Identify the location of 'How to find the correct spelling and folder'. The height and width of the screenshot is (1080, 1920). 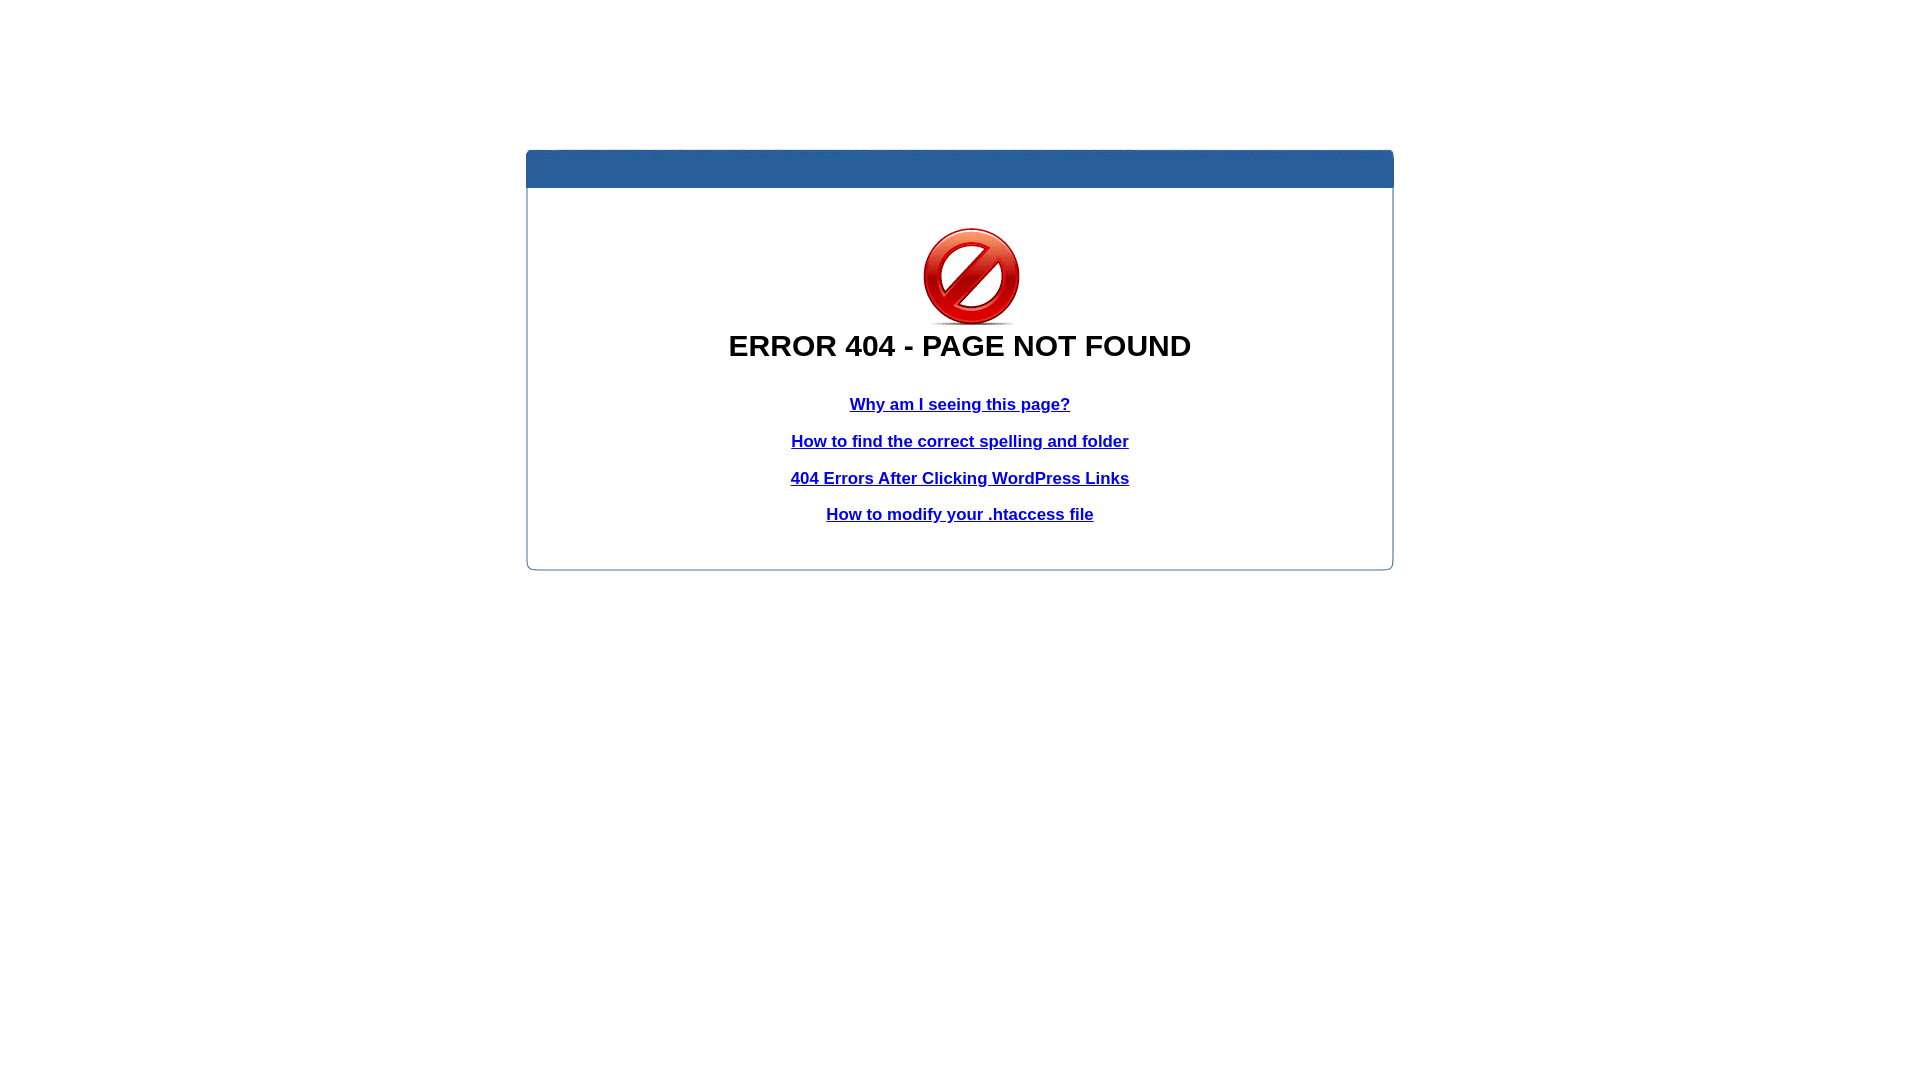
(960, 440).